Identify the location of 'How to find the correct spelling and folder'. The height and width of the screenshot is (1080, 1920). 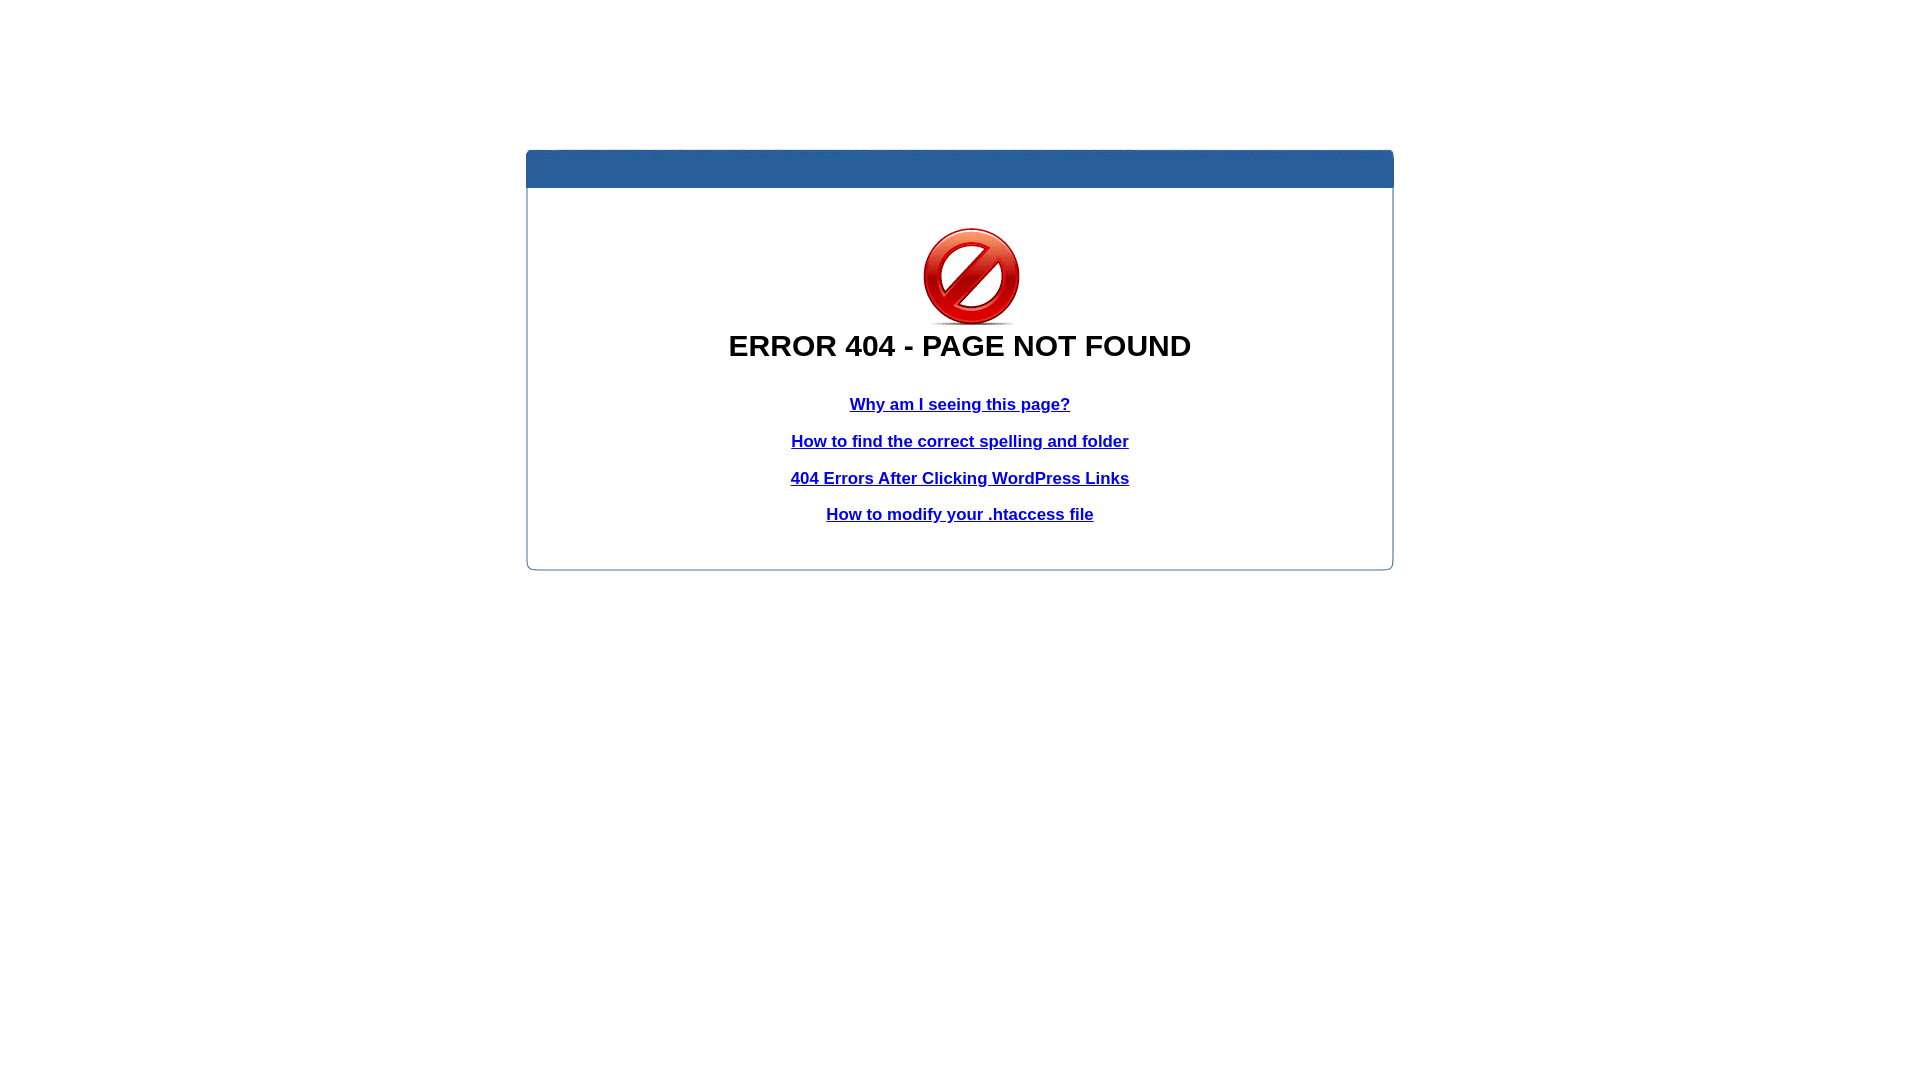
(960, 440).